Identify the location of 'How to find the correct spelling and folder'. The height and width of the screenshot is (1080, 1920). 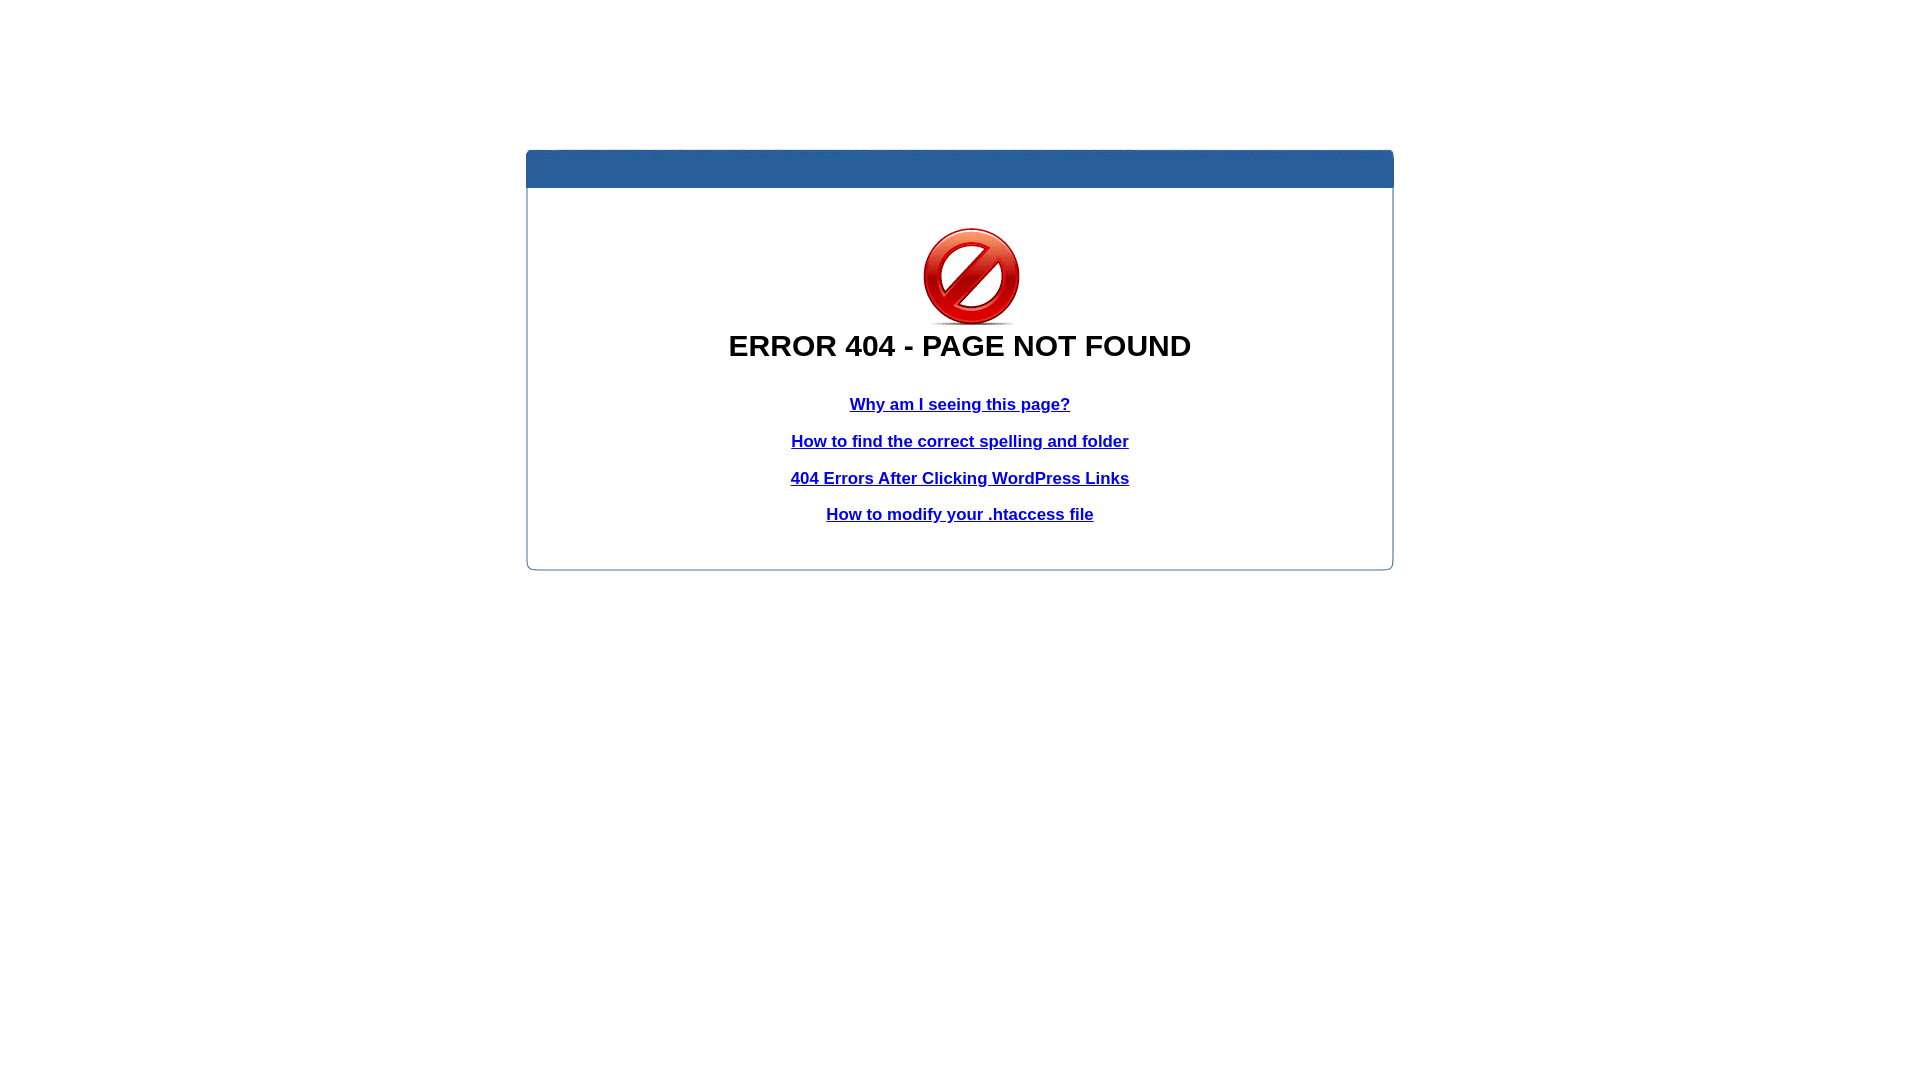
(960, 440).